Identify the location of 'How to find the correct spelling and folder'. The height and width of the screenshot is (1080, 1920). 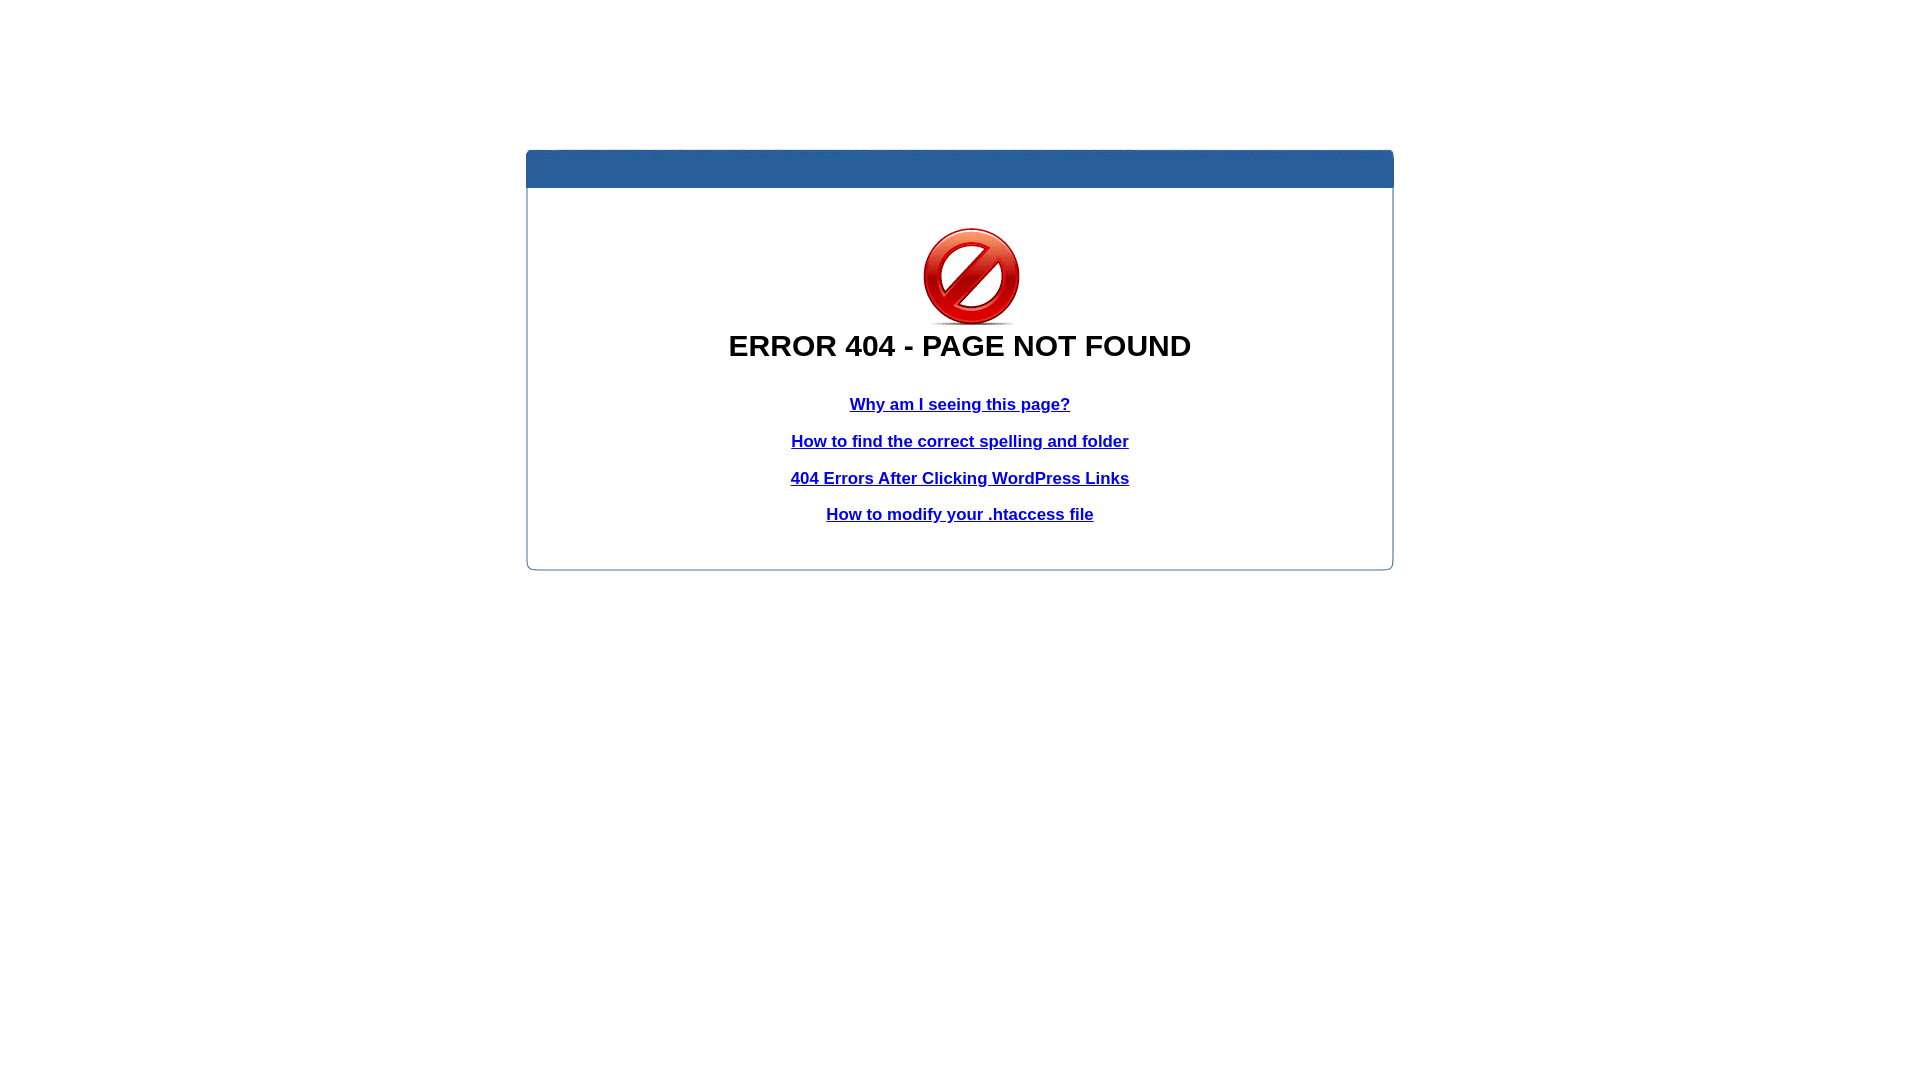
(960, 440).